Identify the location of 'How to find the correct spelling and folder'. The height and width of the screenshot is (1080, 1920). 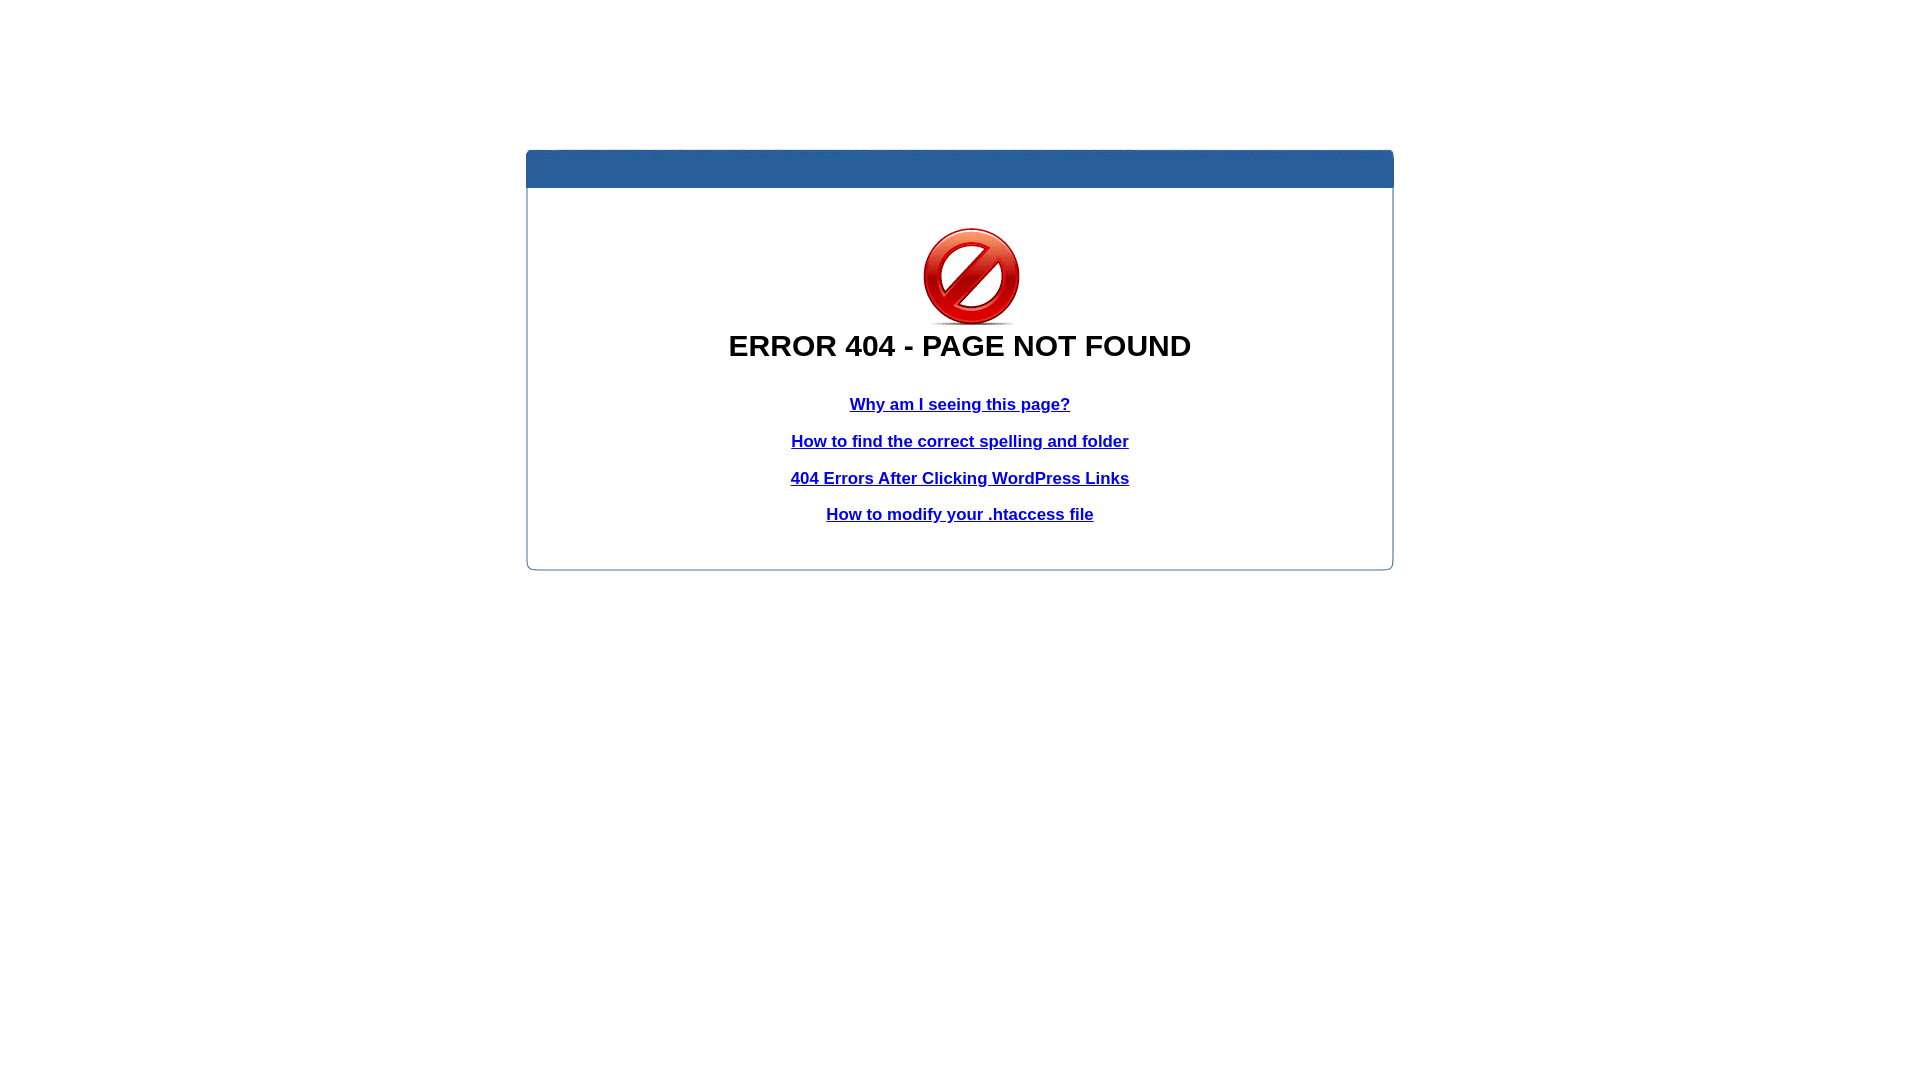
(960, 440).